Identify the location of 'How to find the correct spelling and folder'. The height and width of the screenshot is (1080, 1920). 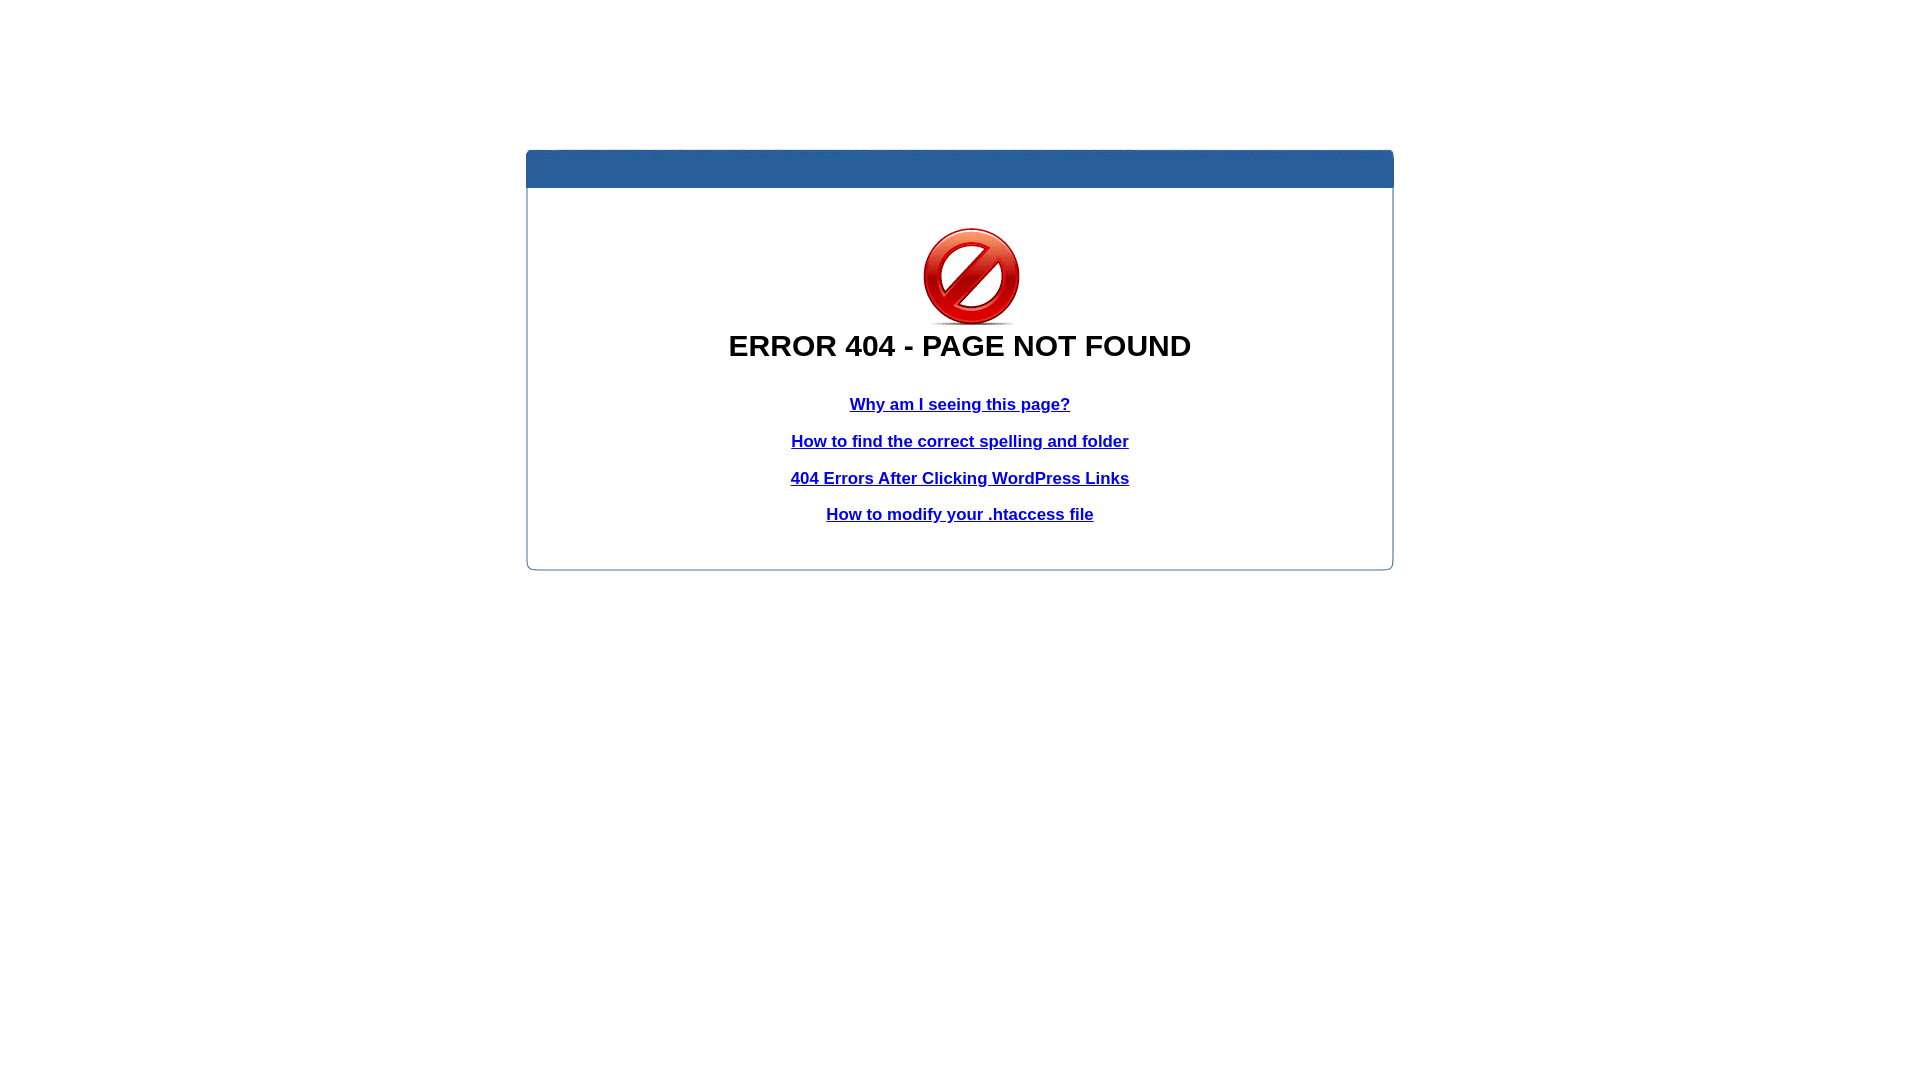
(960, 440).